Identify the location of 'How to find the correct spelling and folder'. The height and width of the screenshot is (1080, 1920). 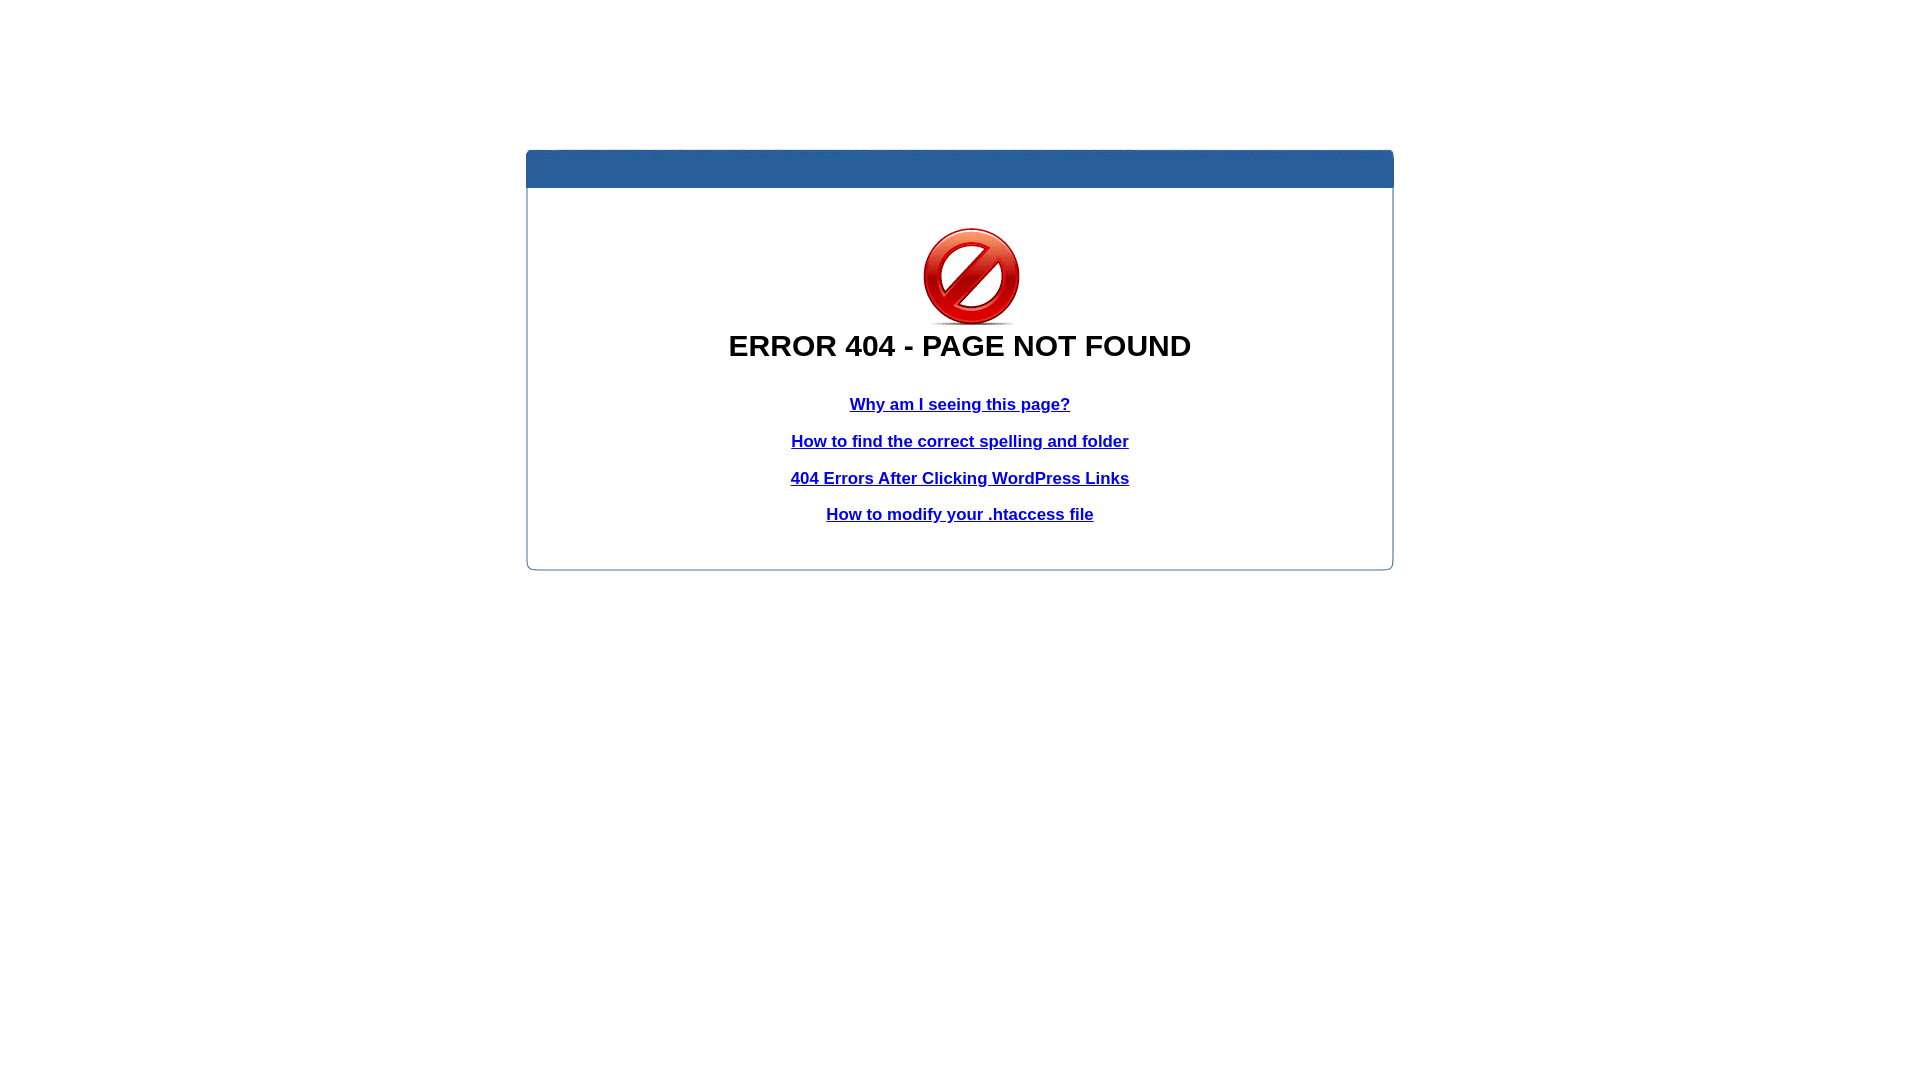
(960, 440).